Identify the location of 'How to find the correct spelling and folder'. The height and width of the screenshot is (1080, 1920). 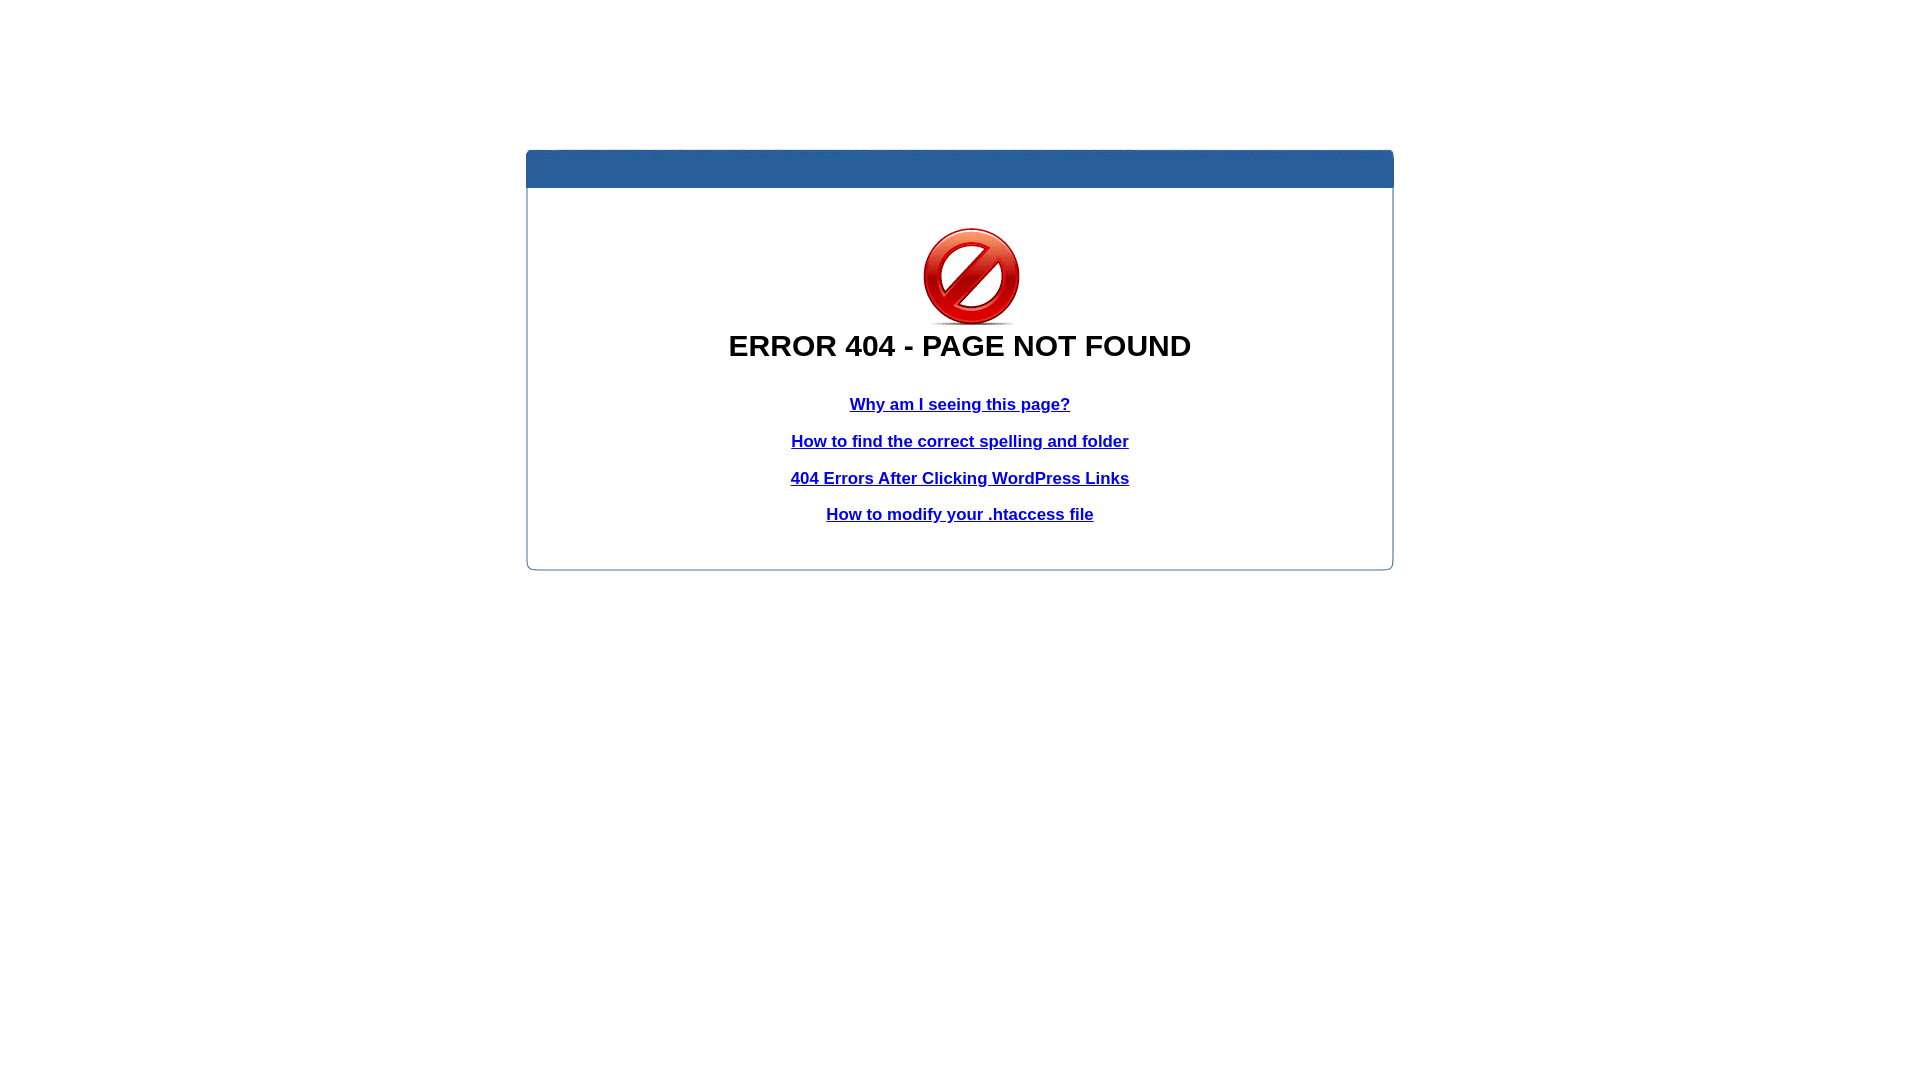
(960, 440).